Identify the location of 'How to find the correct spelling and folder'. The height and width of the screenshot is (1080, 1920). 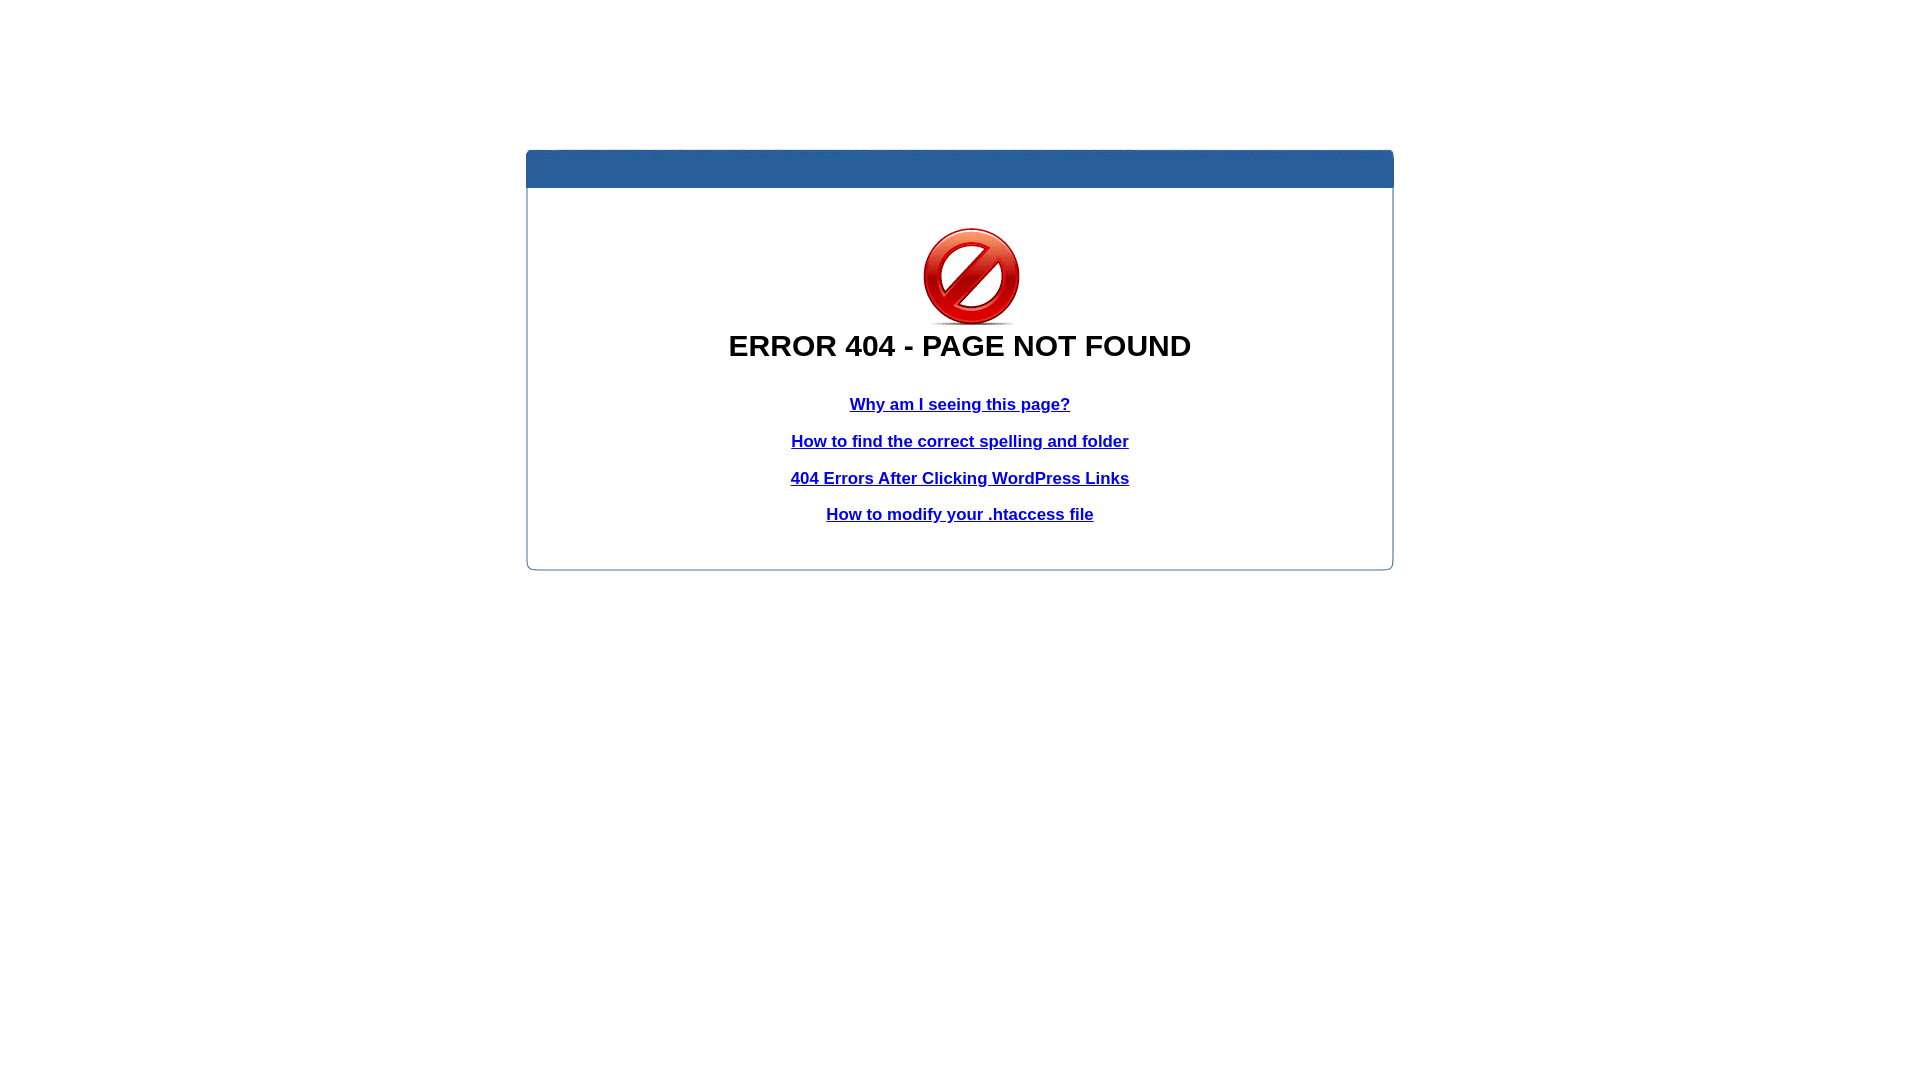
(960, 440).